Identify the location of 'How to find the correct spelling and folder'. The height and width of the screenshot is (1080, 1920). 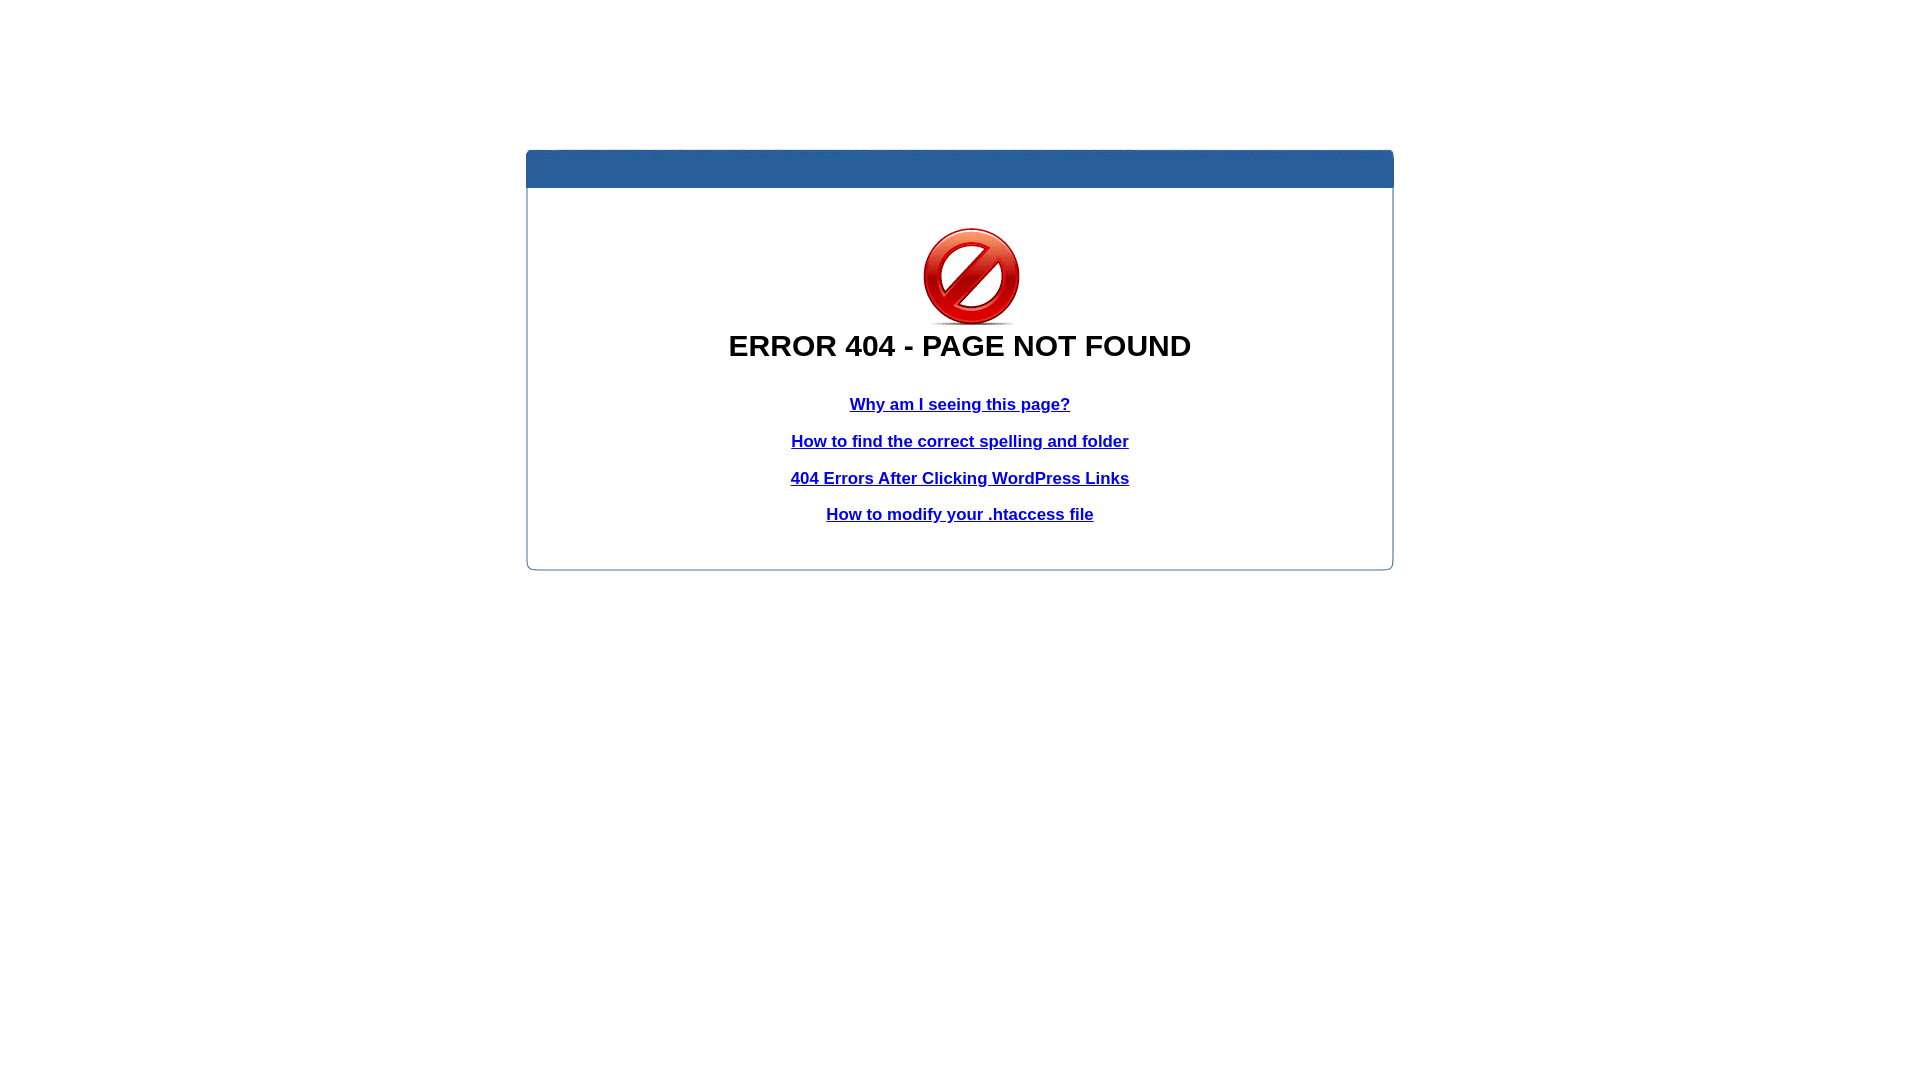
(960, 440).